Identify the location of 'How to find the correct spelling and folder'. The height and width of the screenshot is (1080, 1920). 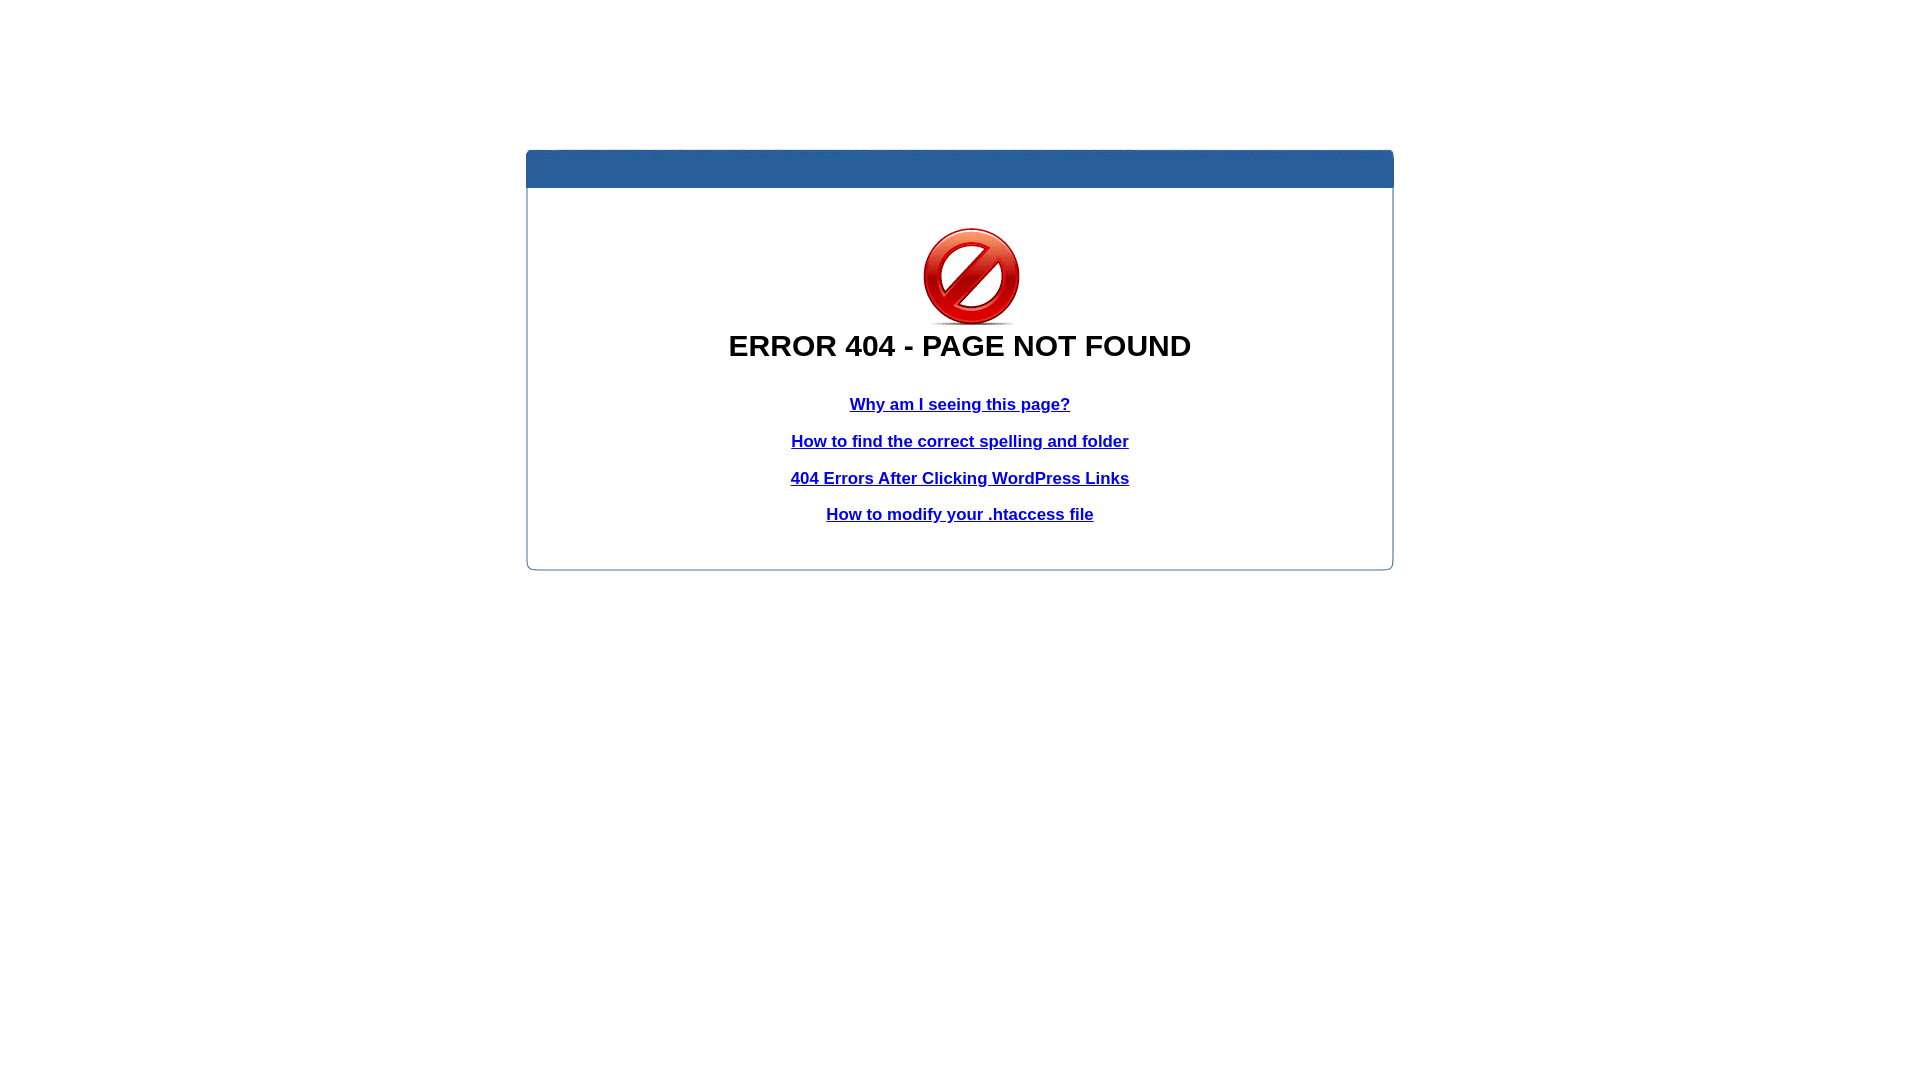
(960, 440).